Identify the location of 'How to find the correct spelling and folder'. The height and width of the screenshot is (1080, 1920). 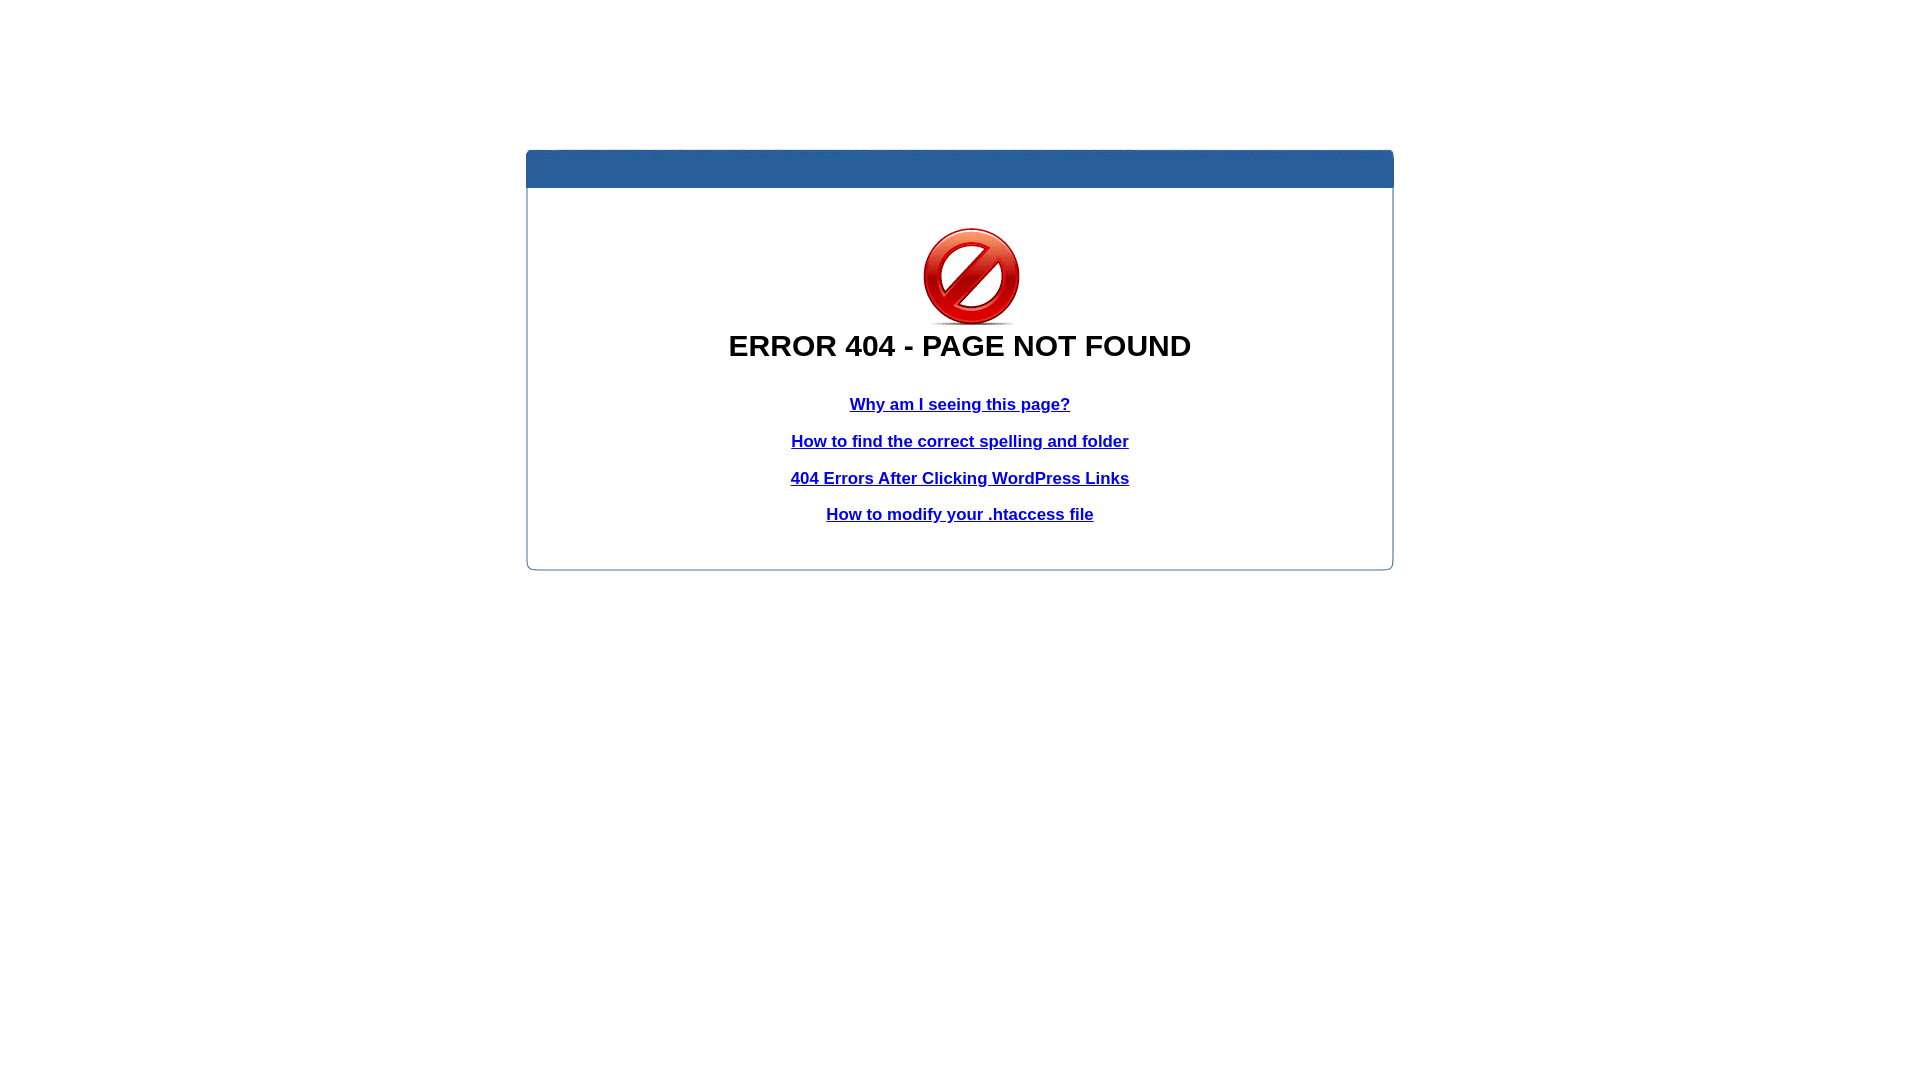
(960, 440).